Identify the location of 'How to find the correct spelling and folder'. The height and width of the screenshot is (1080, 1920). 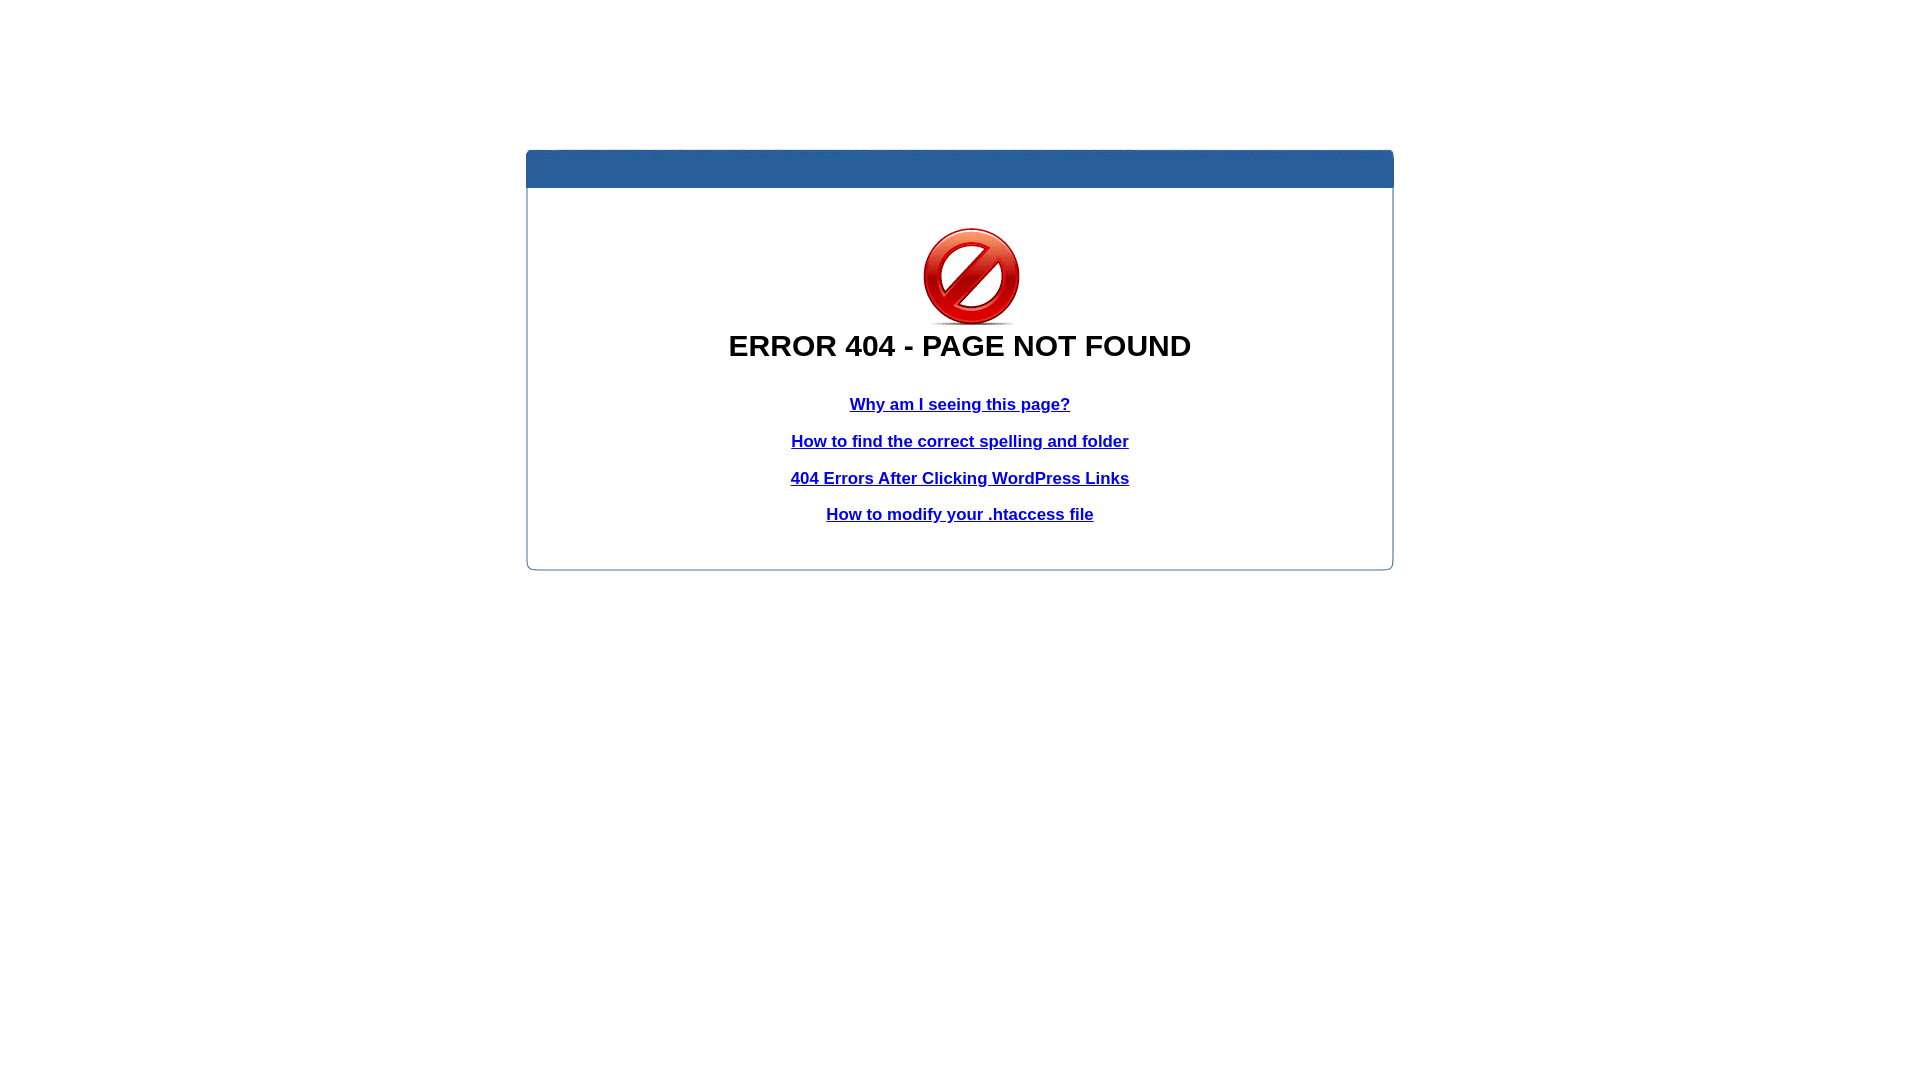
(960, 440).